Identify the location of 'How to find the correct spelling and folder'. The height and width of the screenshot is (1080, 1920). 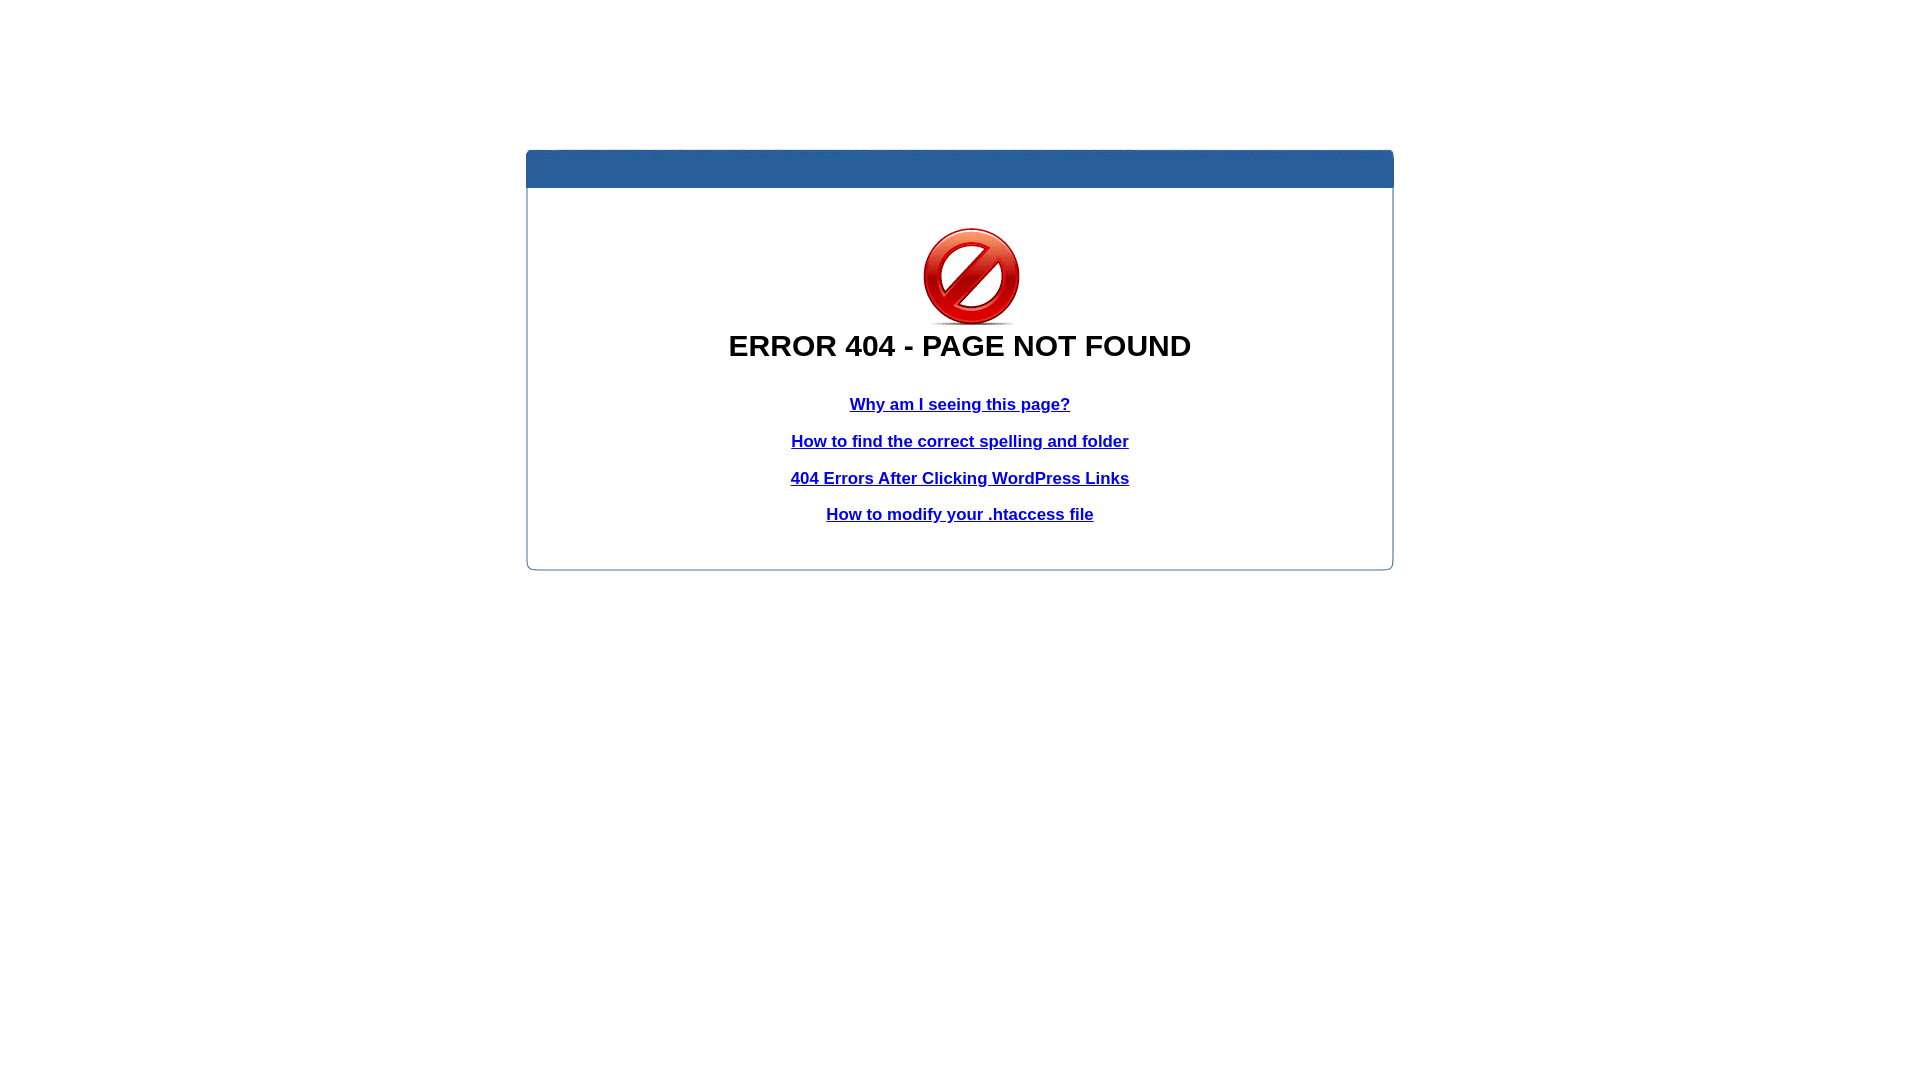
(960, 440).